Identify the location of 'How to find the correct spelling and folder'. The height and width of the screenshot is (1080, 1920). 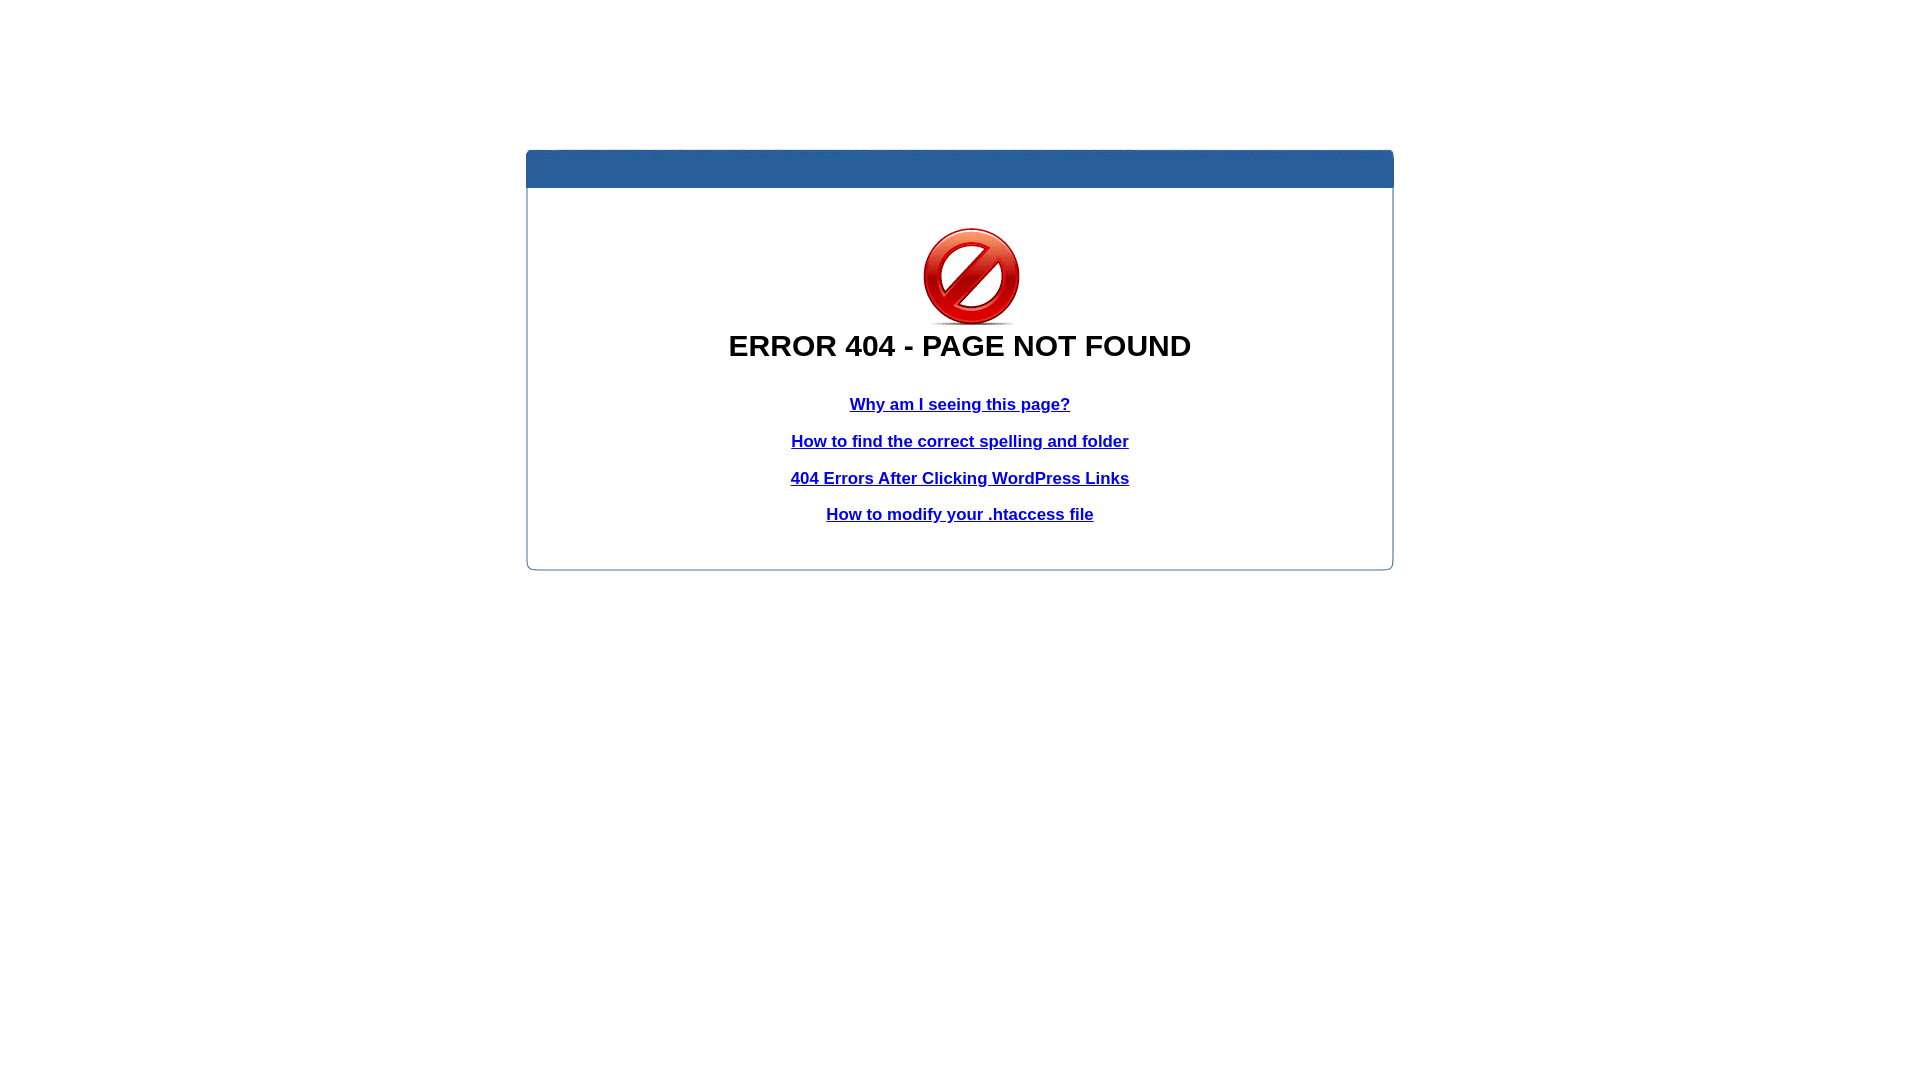
(960, 440).